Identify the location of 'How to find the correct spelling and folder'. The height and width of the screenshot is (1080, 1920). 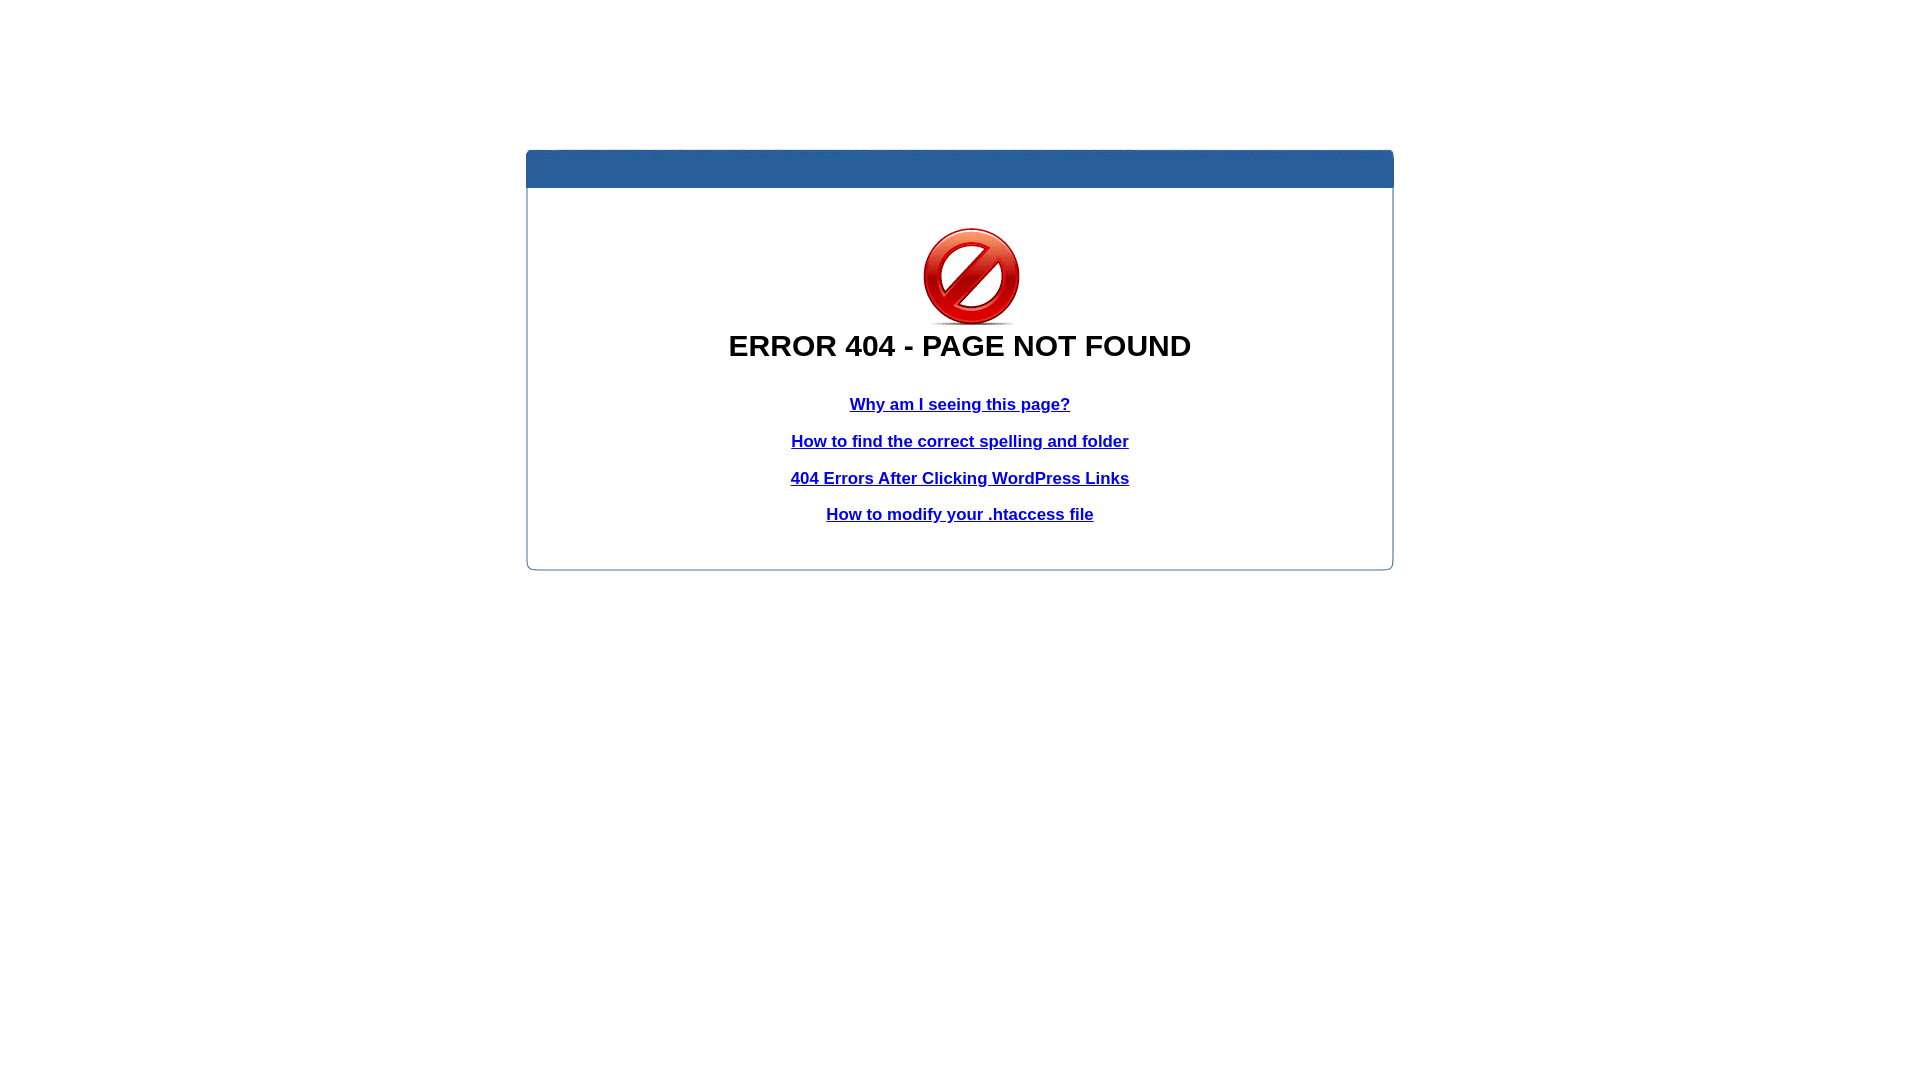
(960, 440).